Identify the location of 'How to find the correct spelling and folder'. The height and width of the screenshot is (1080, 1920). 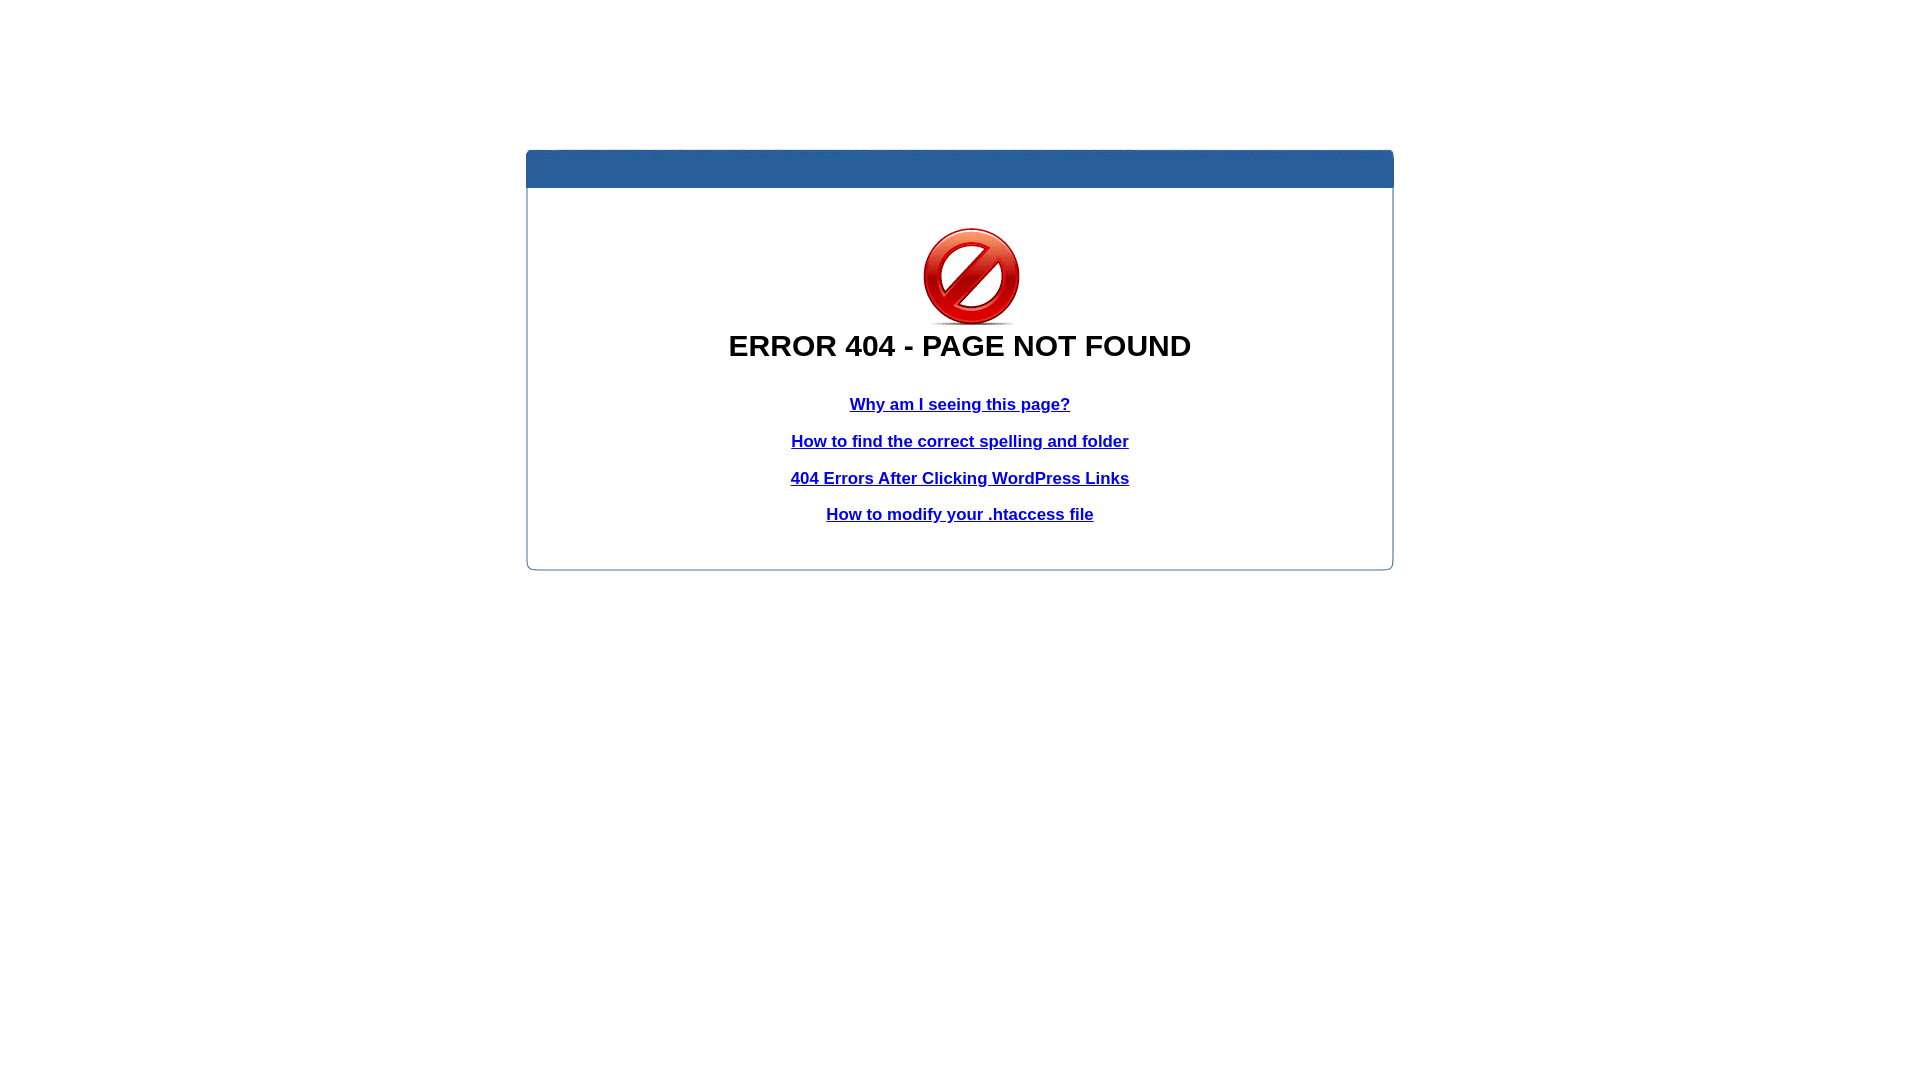
(960, 440).